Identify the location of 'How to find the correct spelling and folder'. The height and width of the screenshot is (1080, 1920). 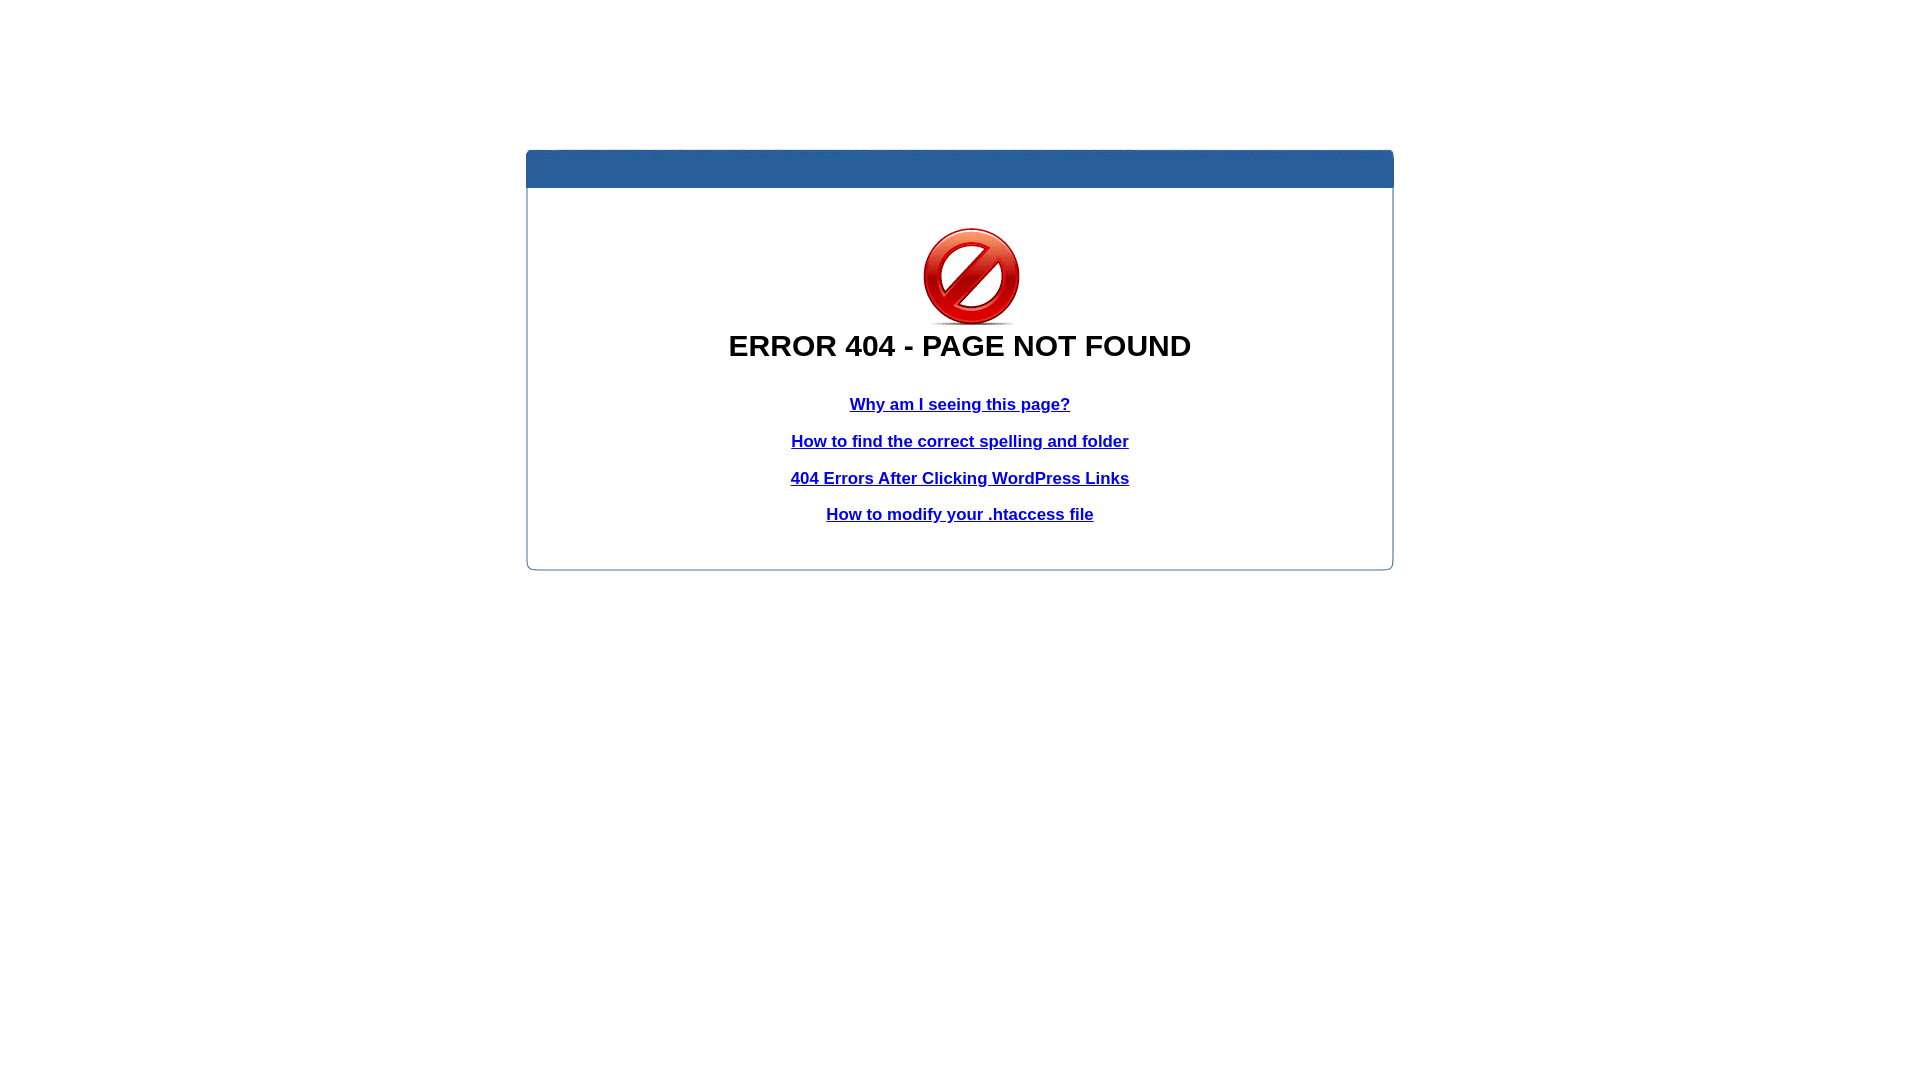
(960, 440).